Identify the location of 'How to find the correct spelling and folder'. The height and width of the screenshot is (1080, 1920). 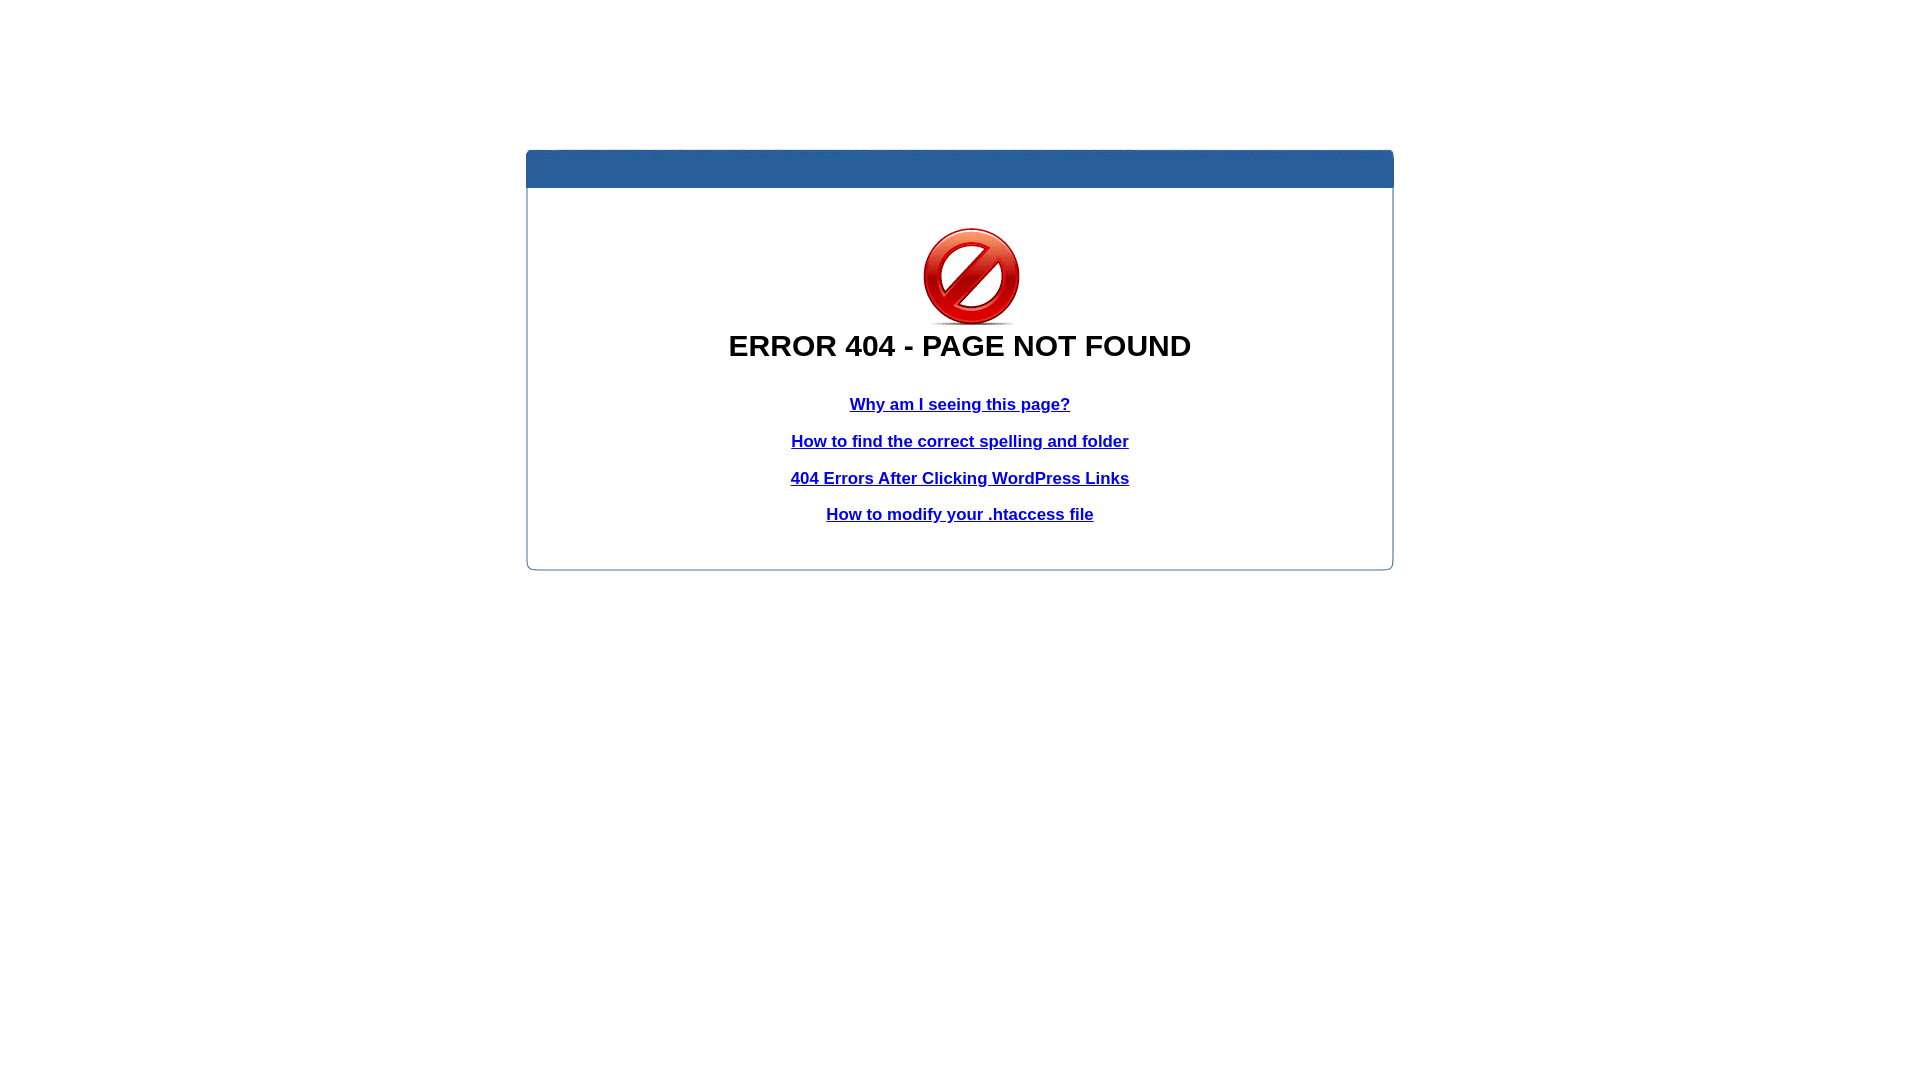
(960, 440).